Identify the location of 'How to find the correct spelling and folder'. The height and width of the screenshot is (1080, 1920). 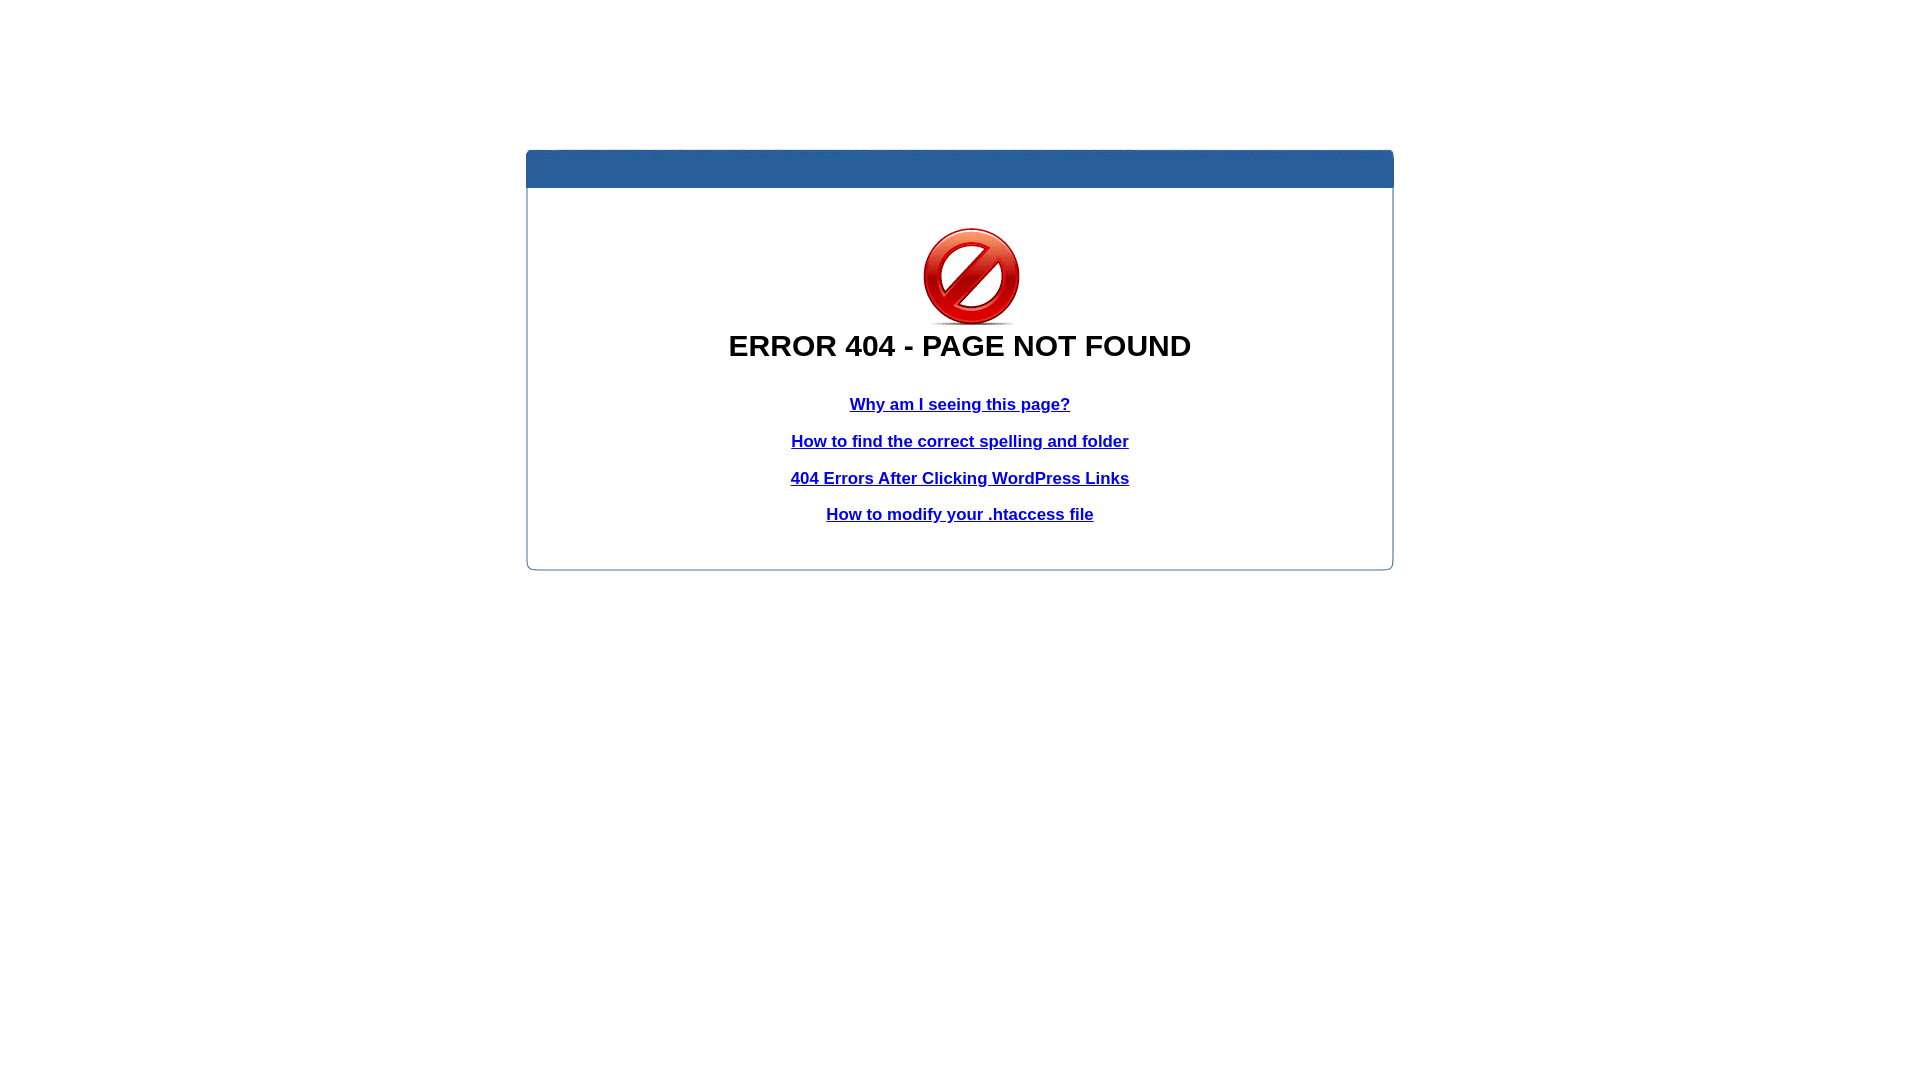
(960, 440).